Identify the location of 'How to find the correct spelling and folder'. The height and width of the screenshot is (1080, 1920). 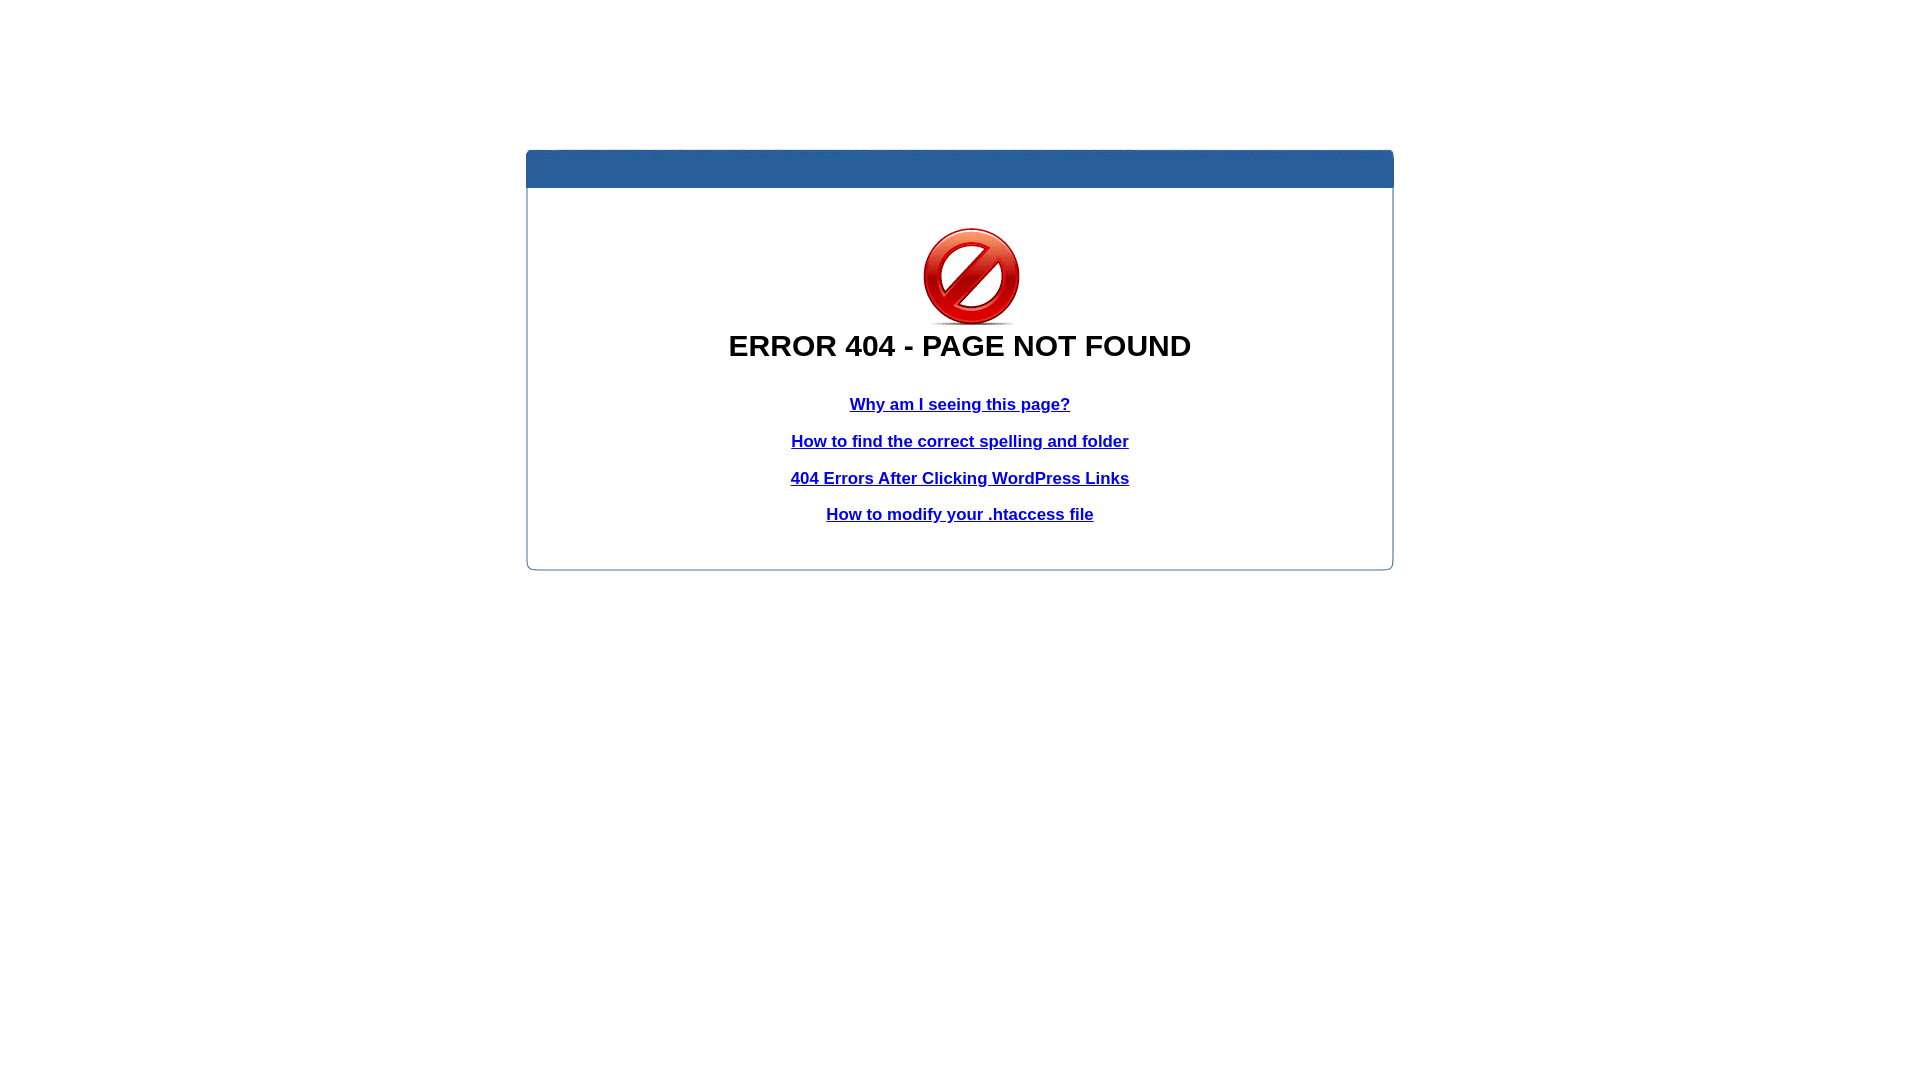
(960, 440).